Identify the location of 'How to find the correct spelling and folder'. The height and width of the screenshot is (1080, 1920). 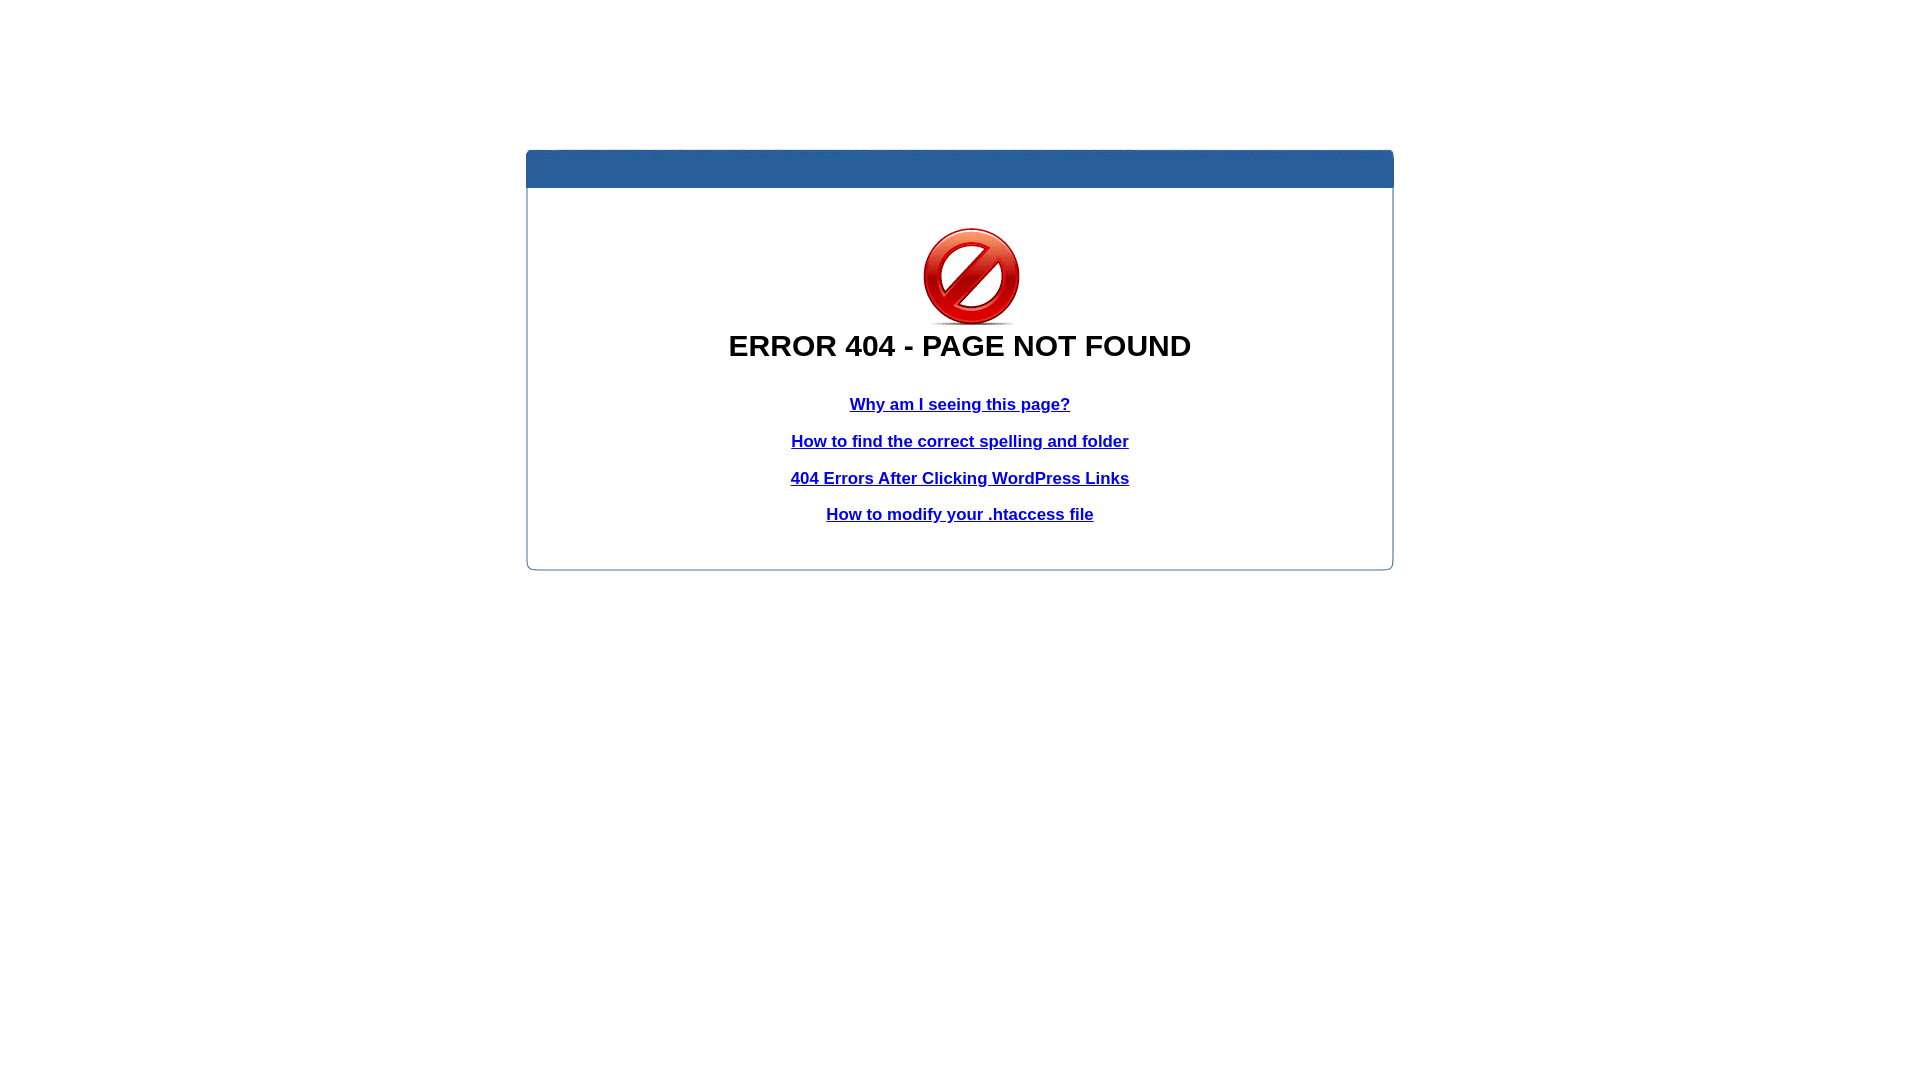
(960, 440).